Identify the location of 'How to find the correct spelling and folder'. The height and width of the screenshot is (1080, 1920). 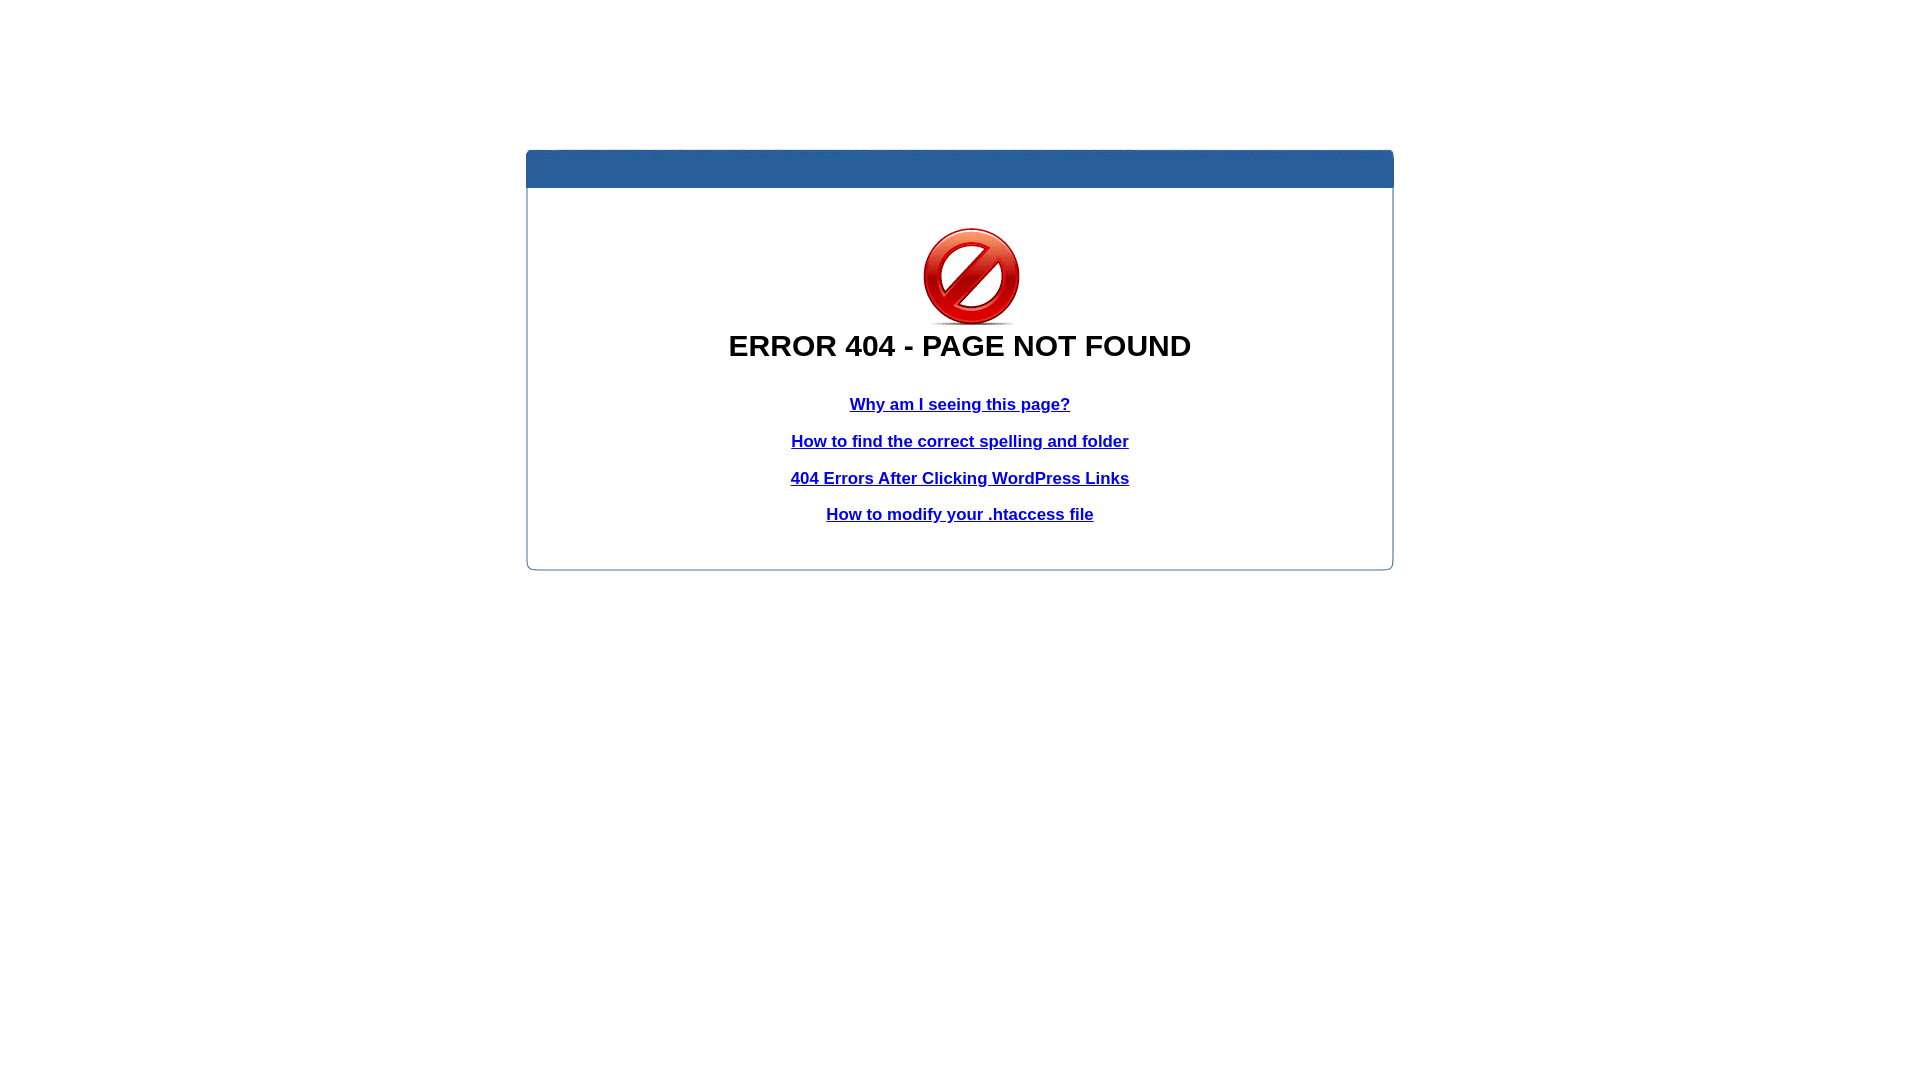
(960, 440).